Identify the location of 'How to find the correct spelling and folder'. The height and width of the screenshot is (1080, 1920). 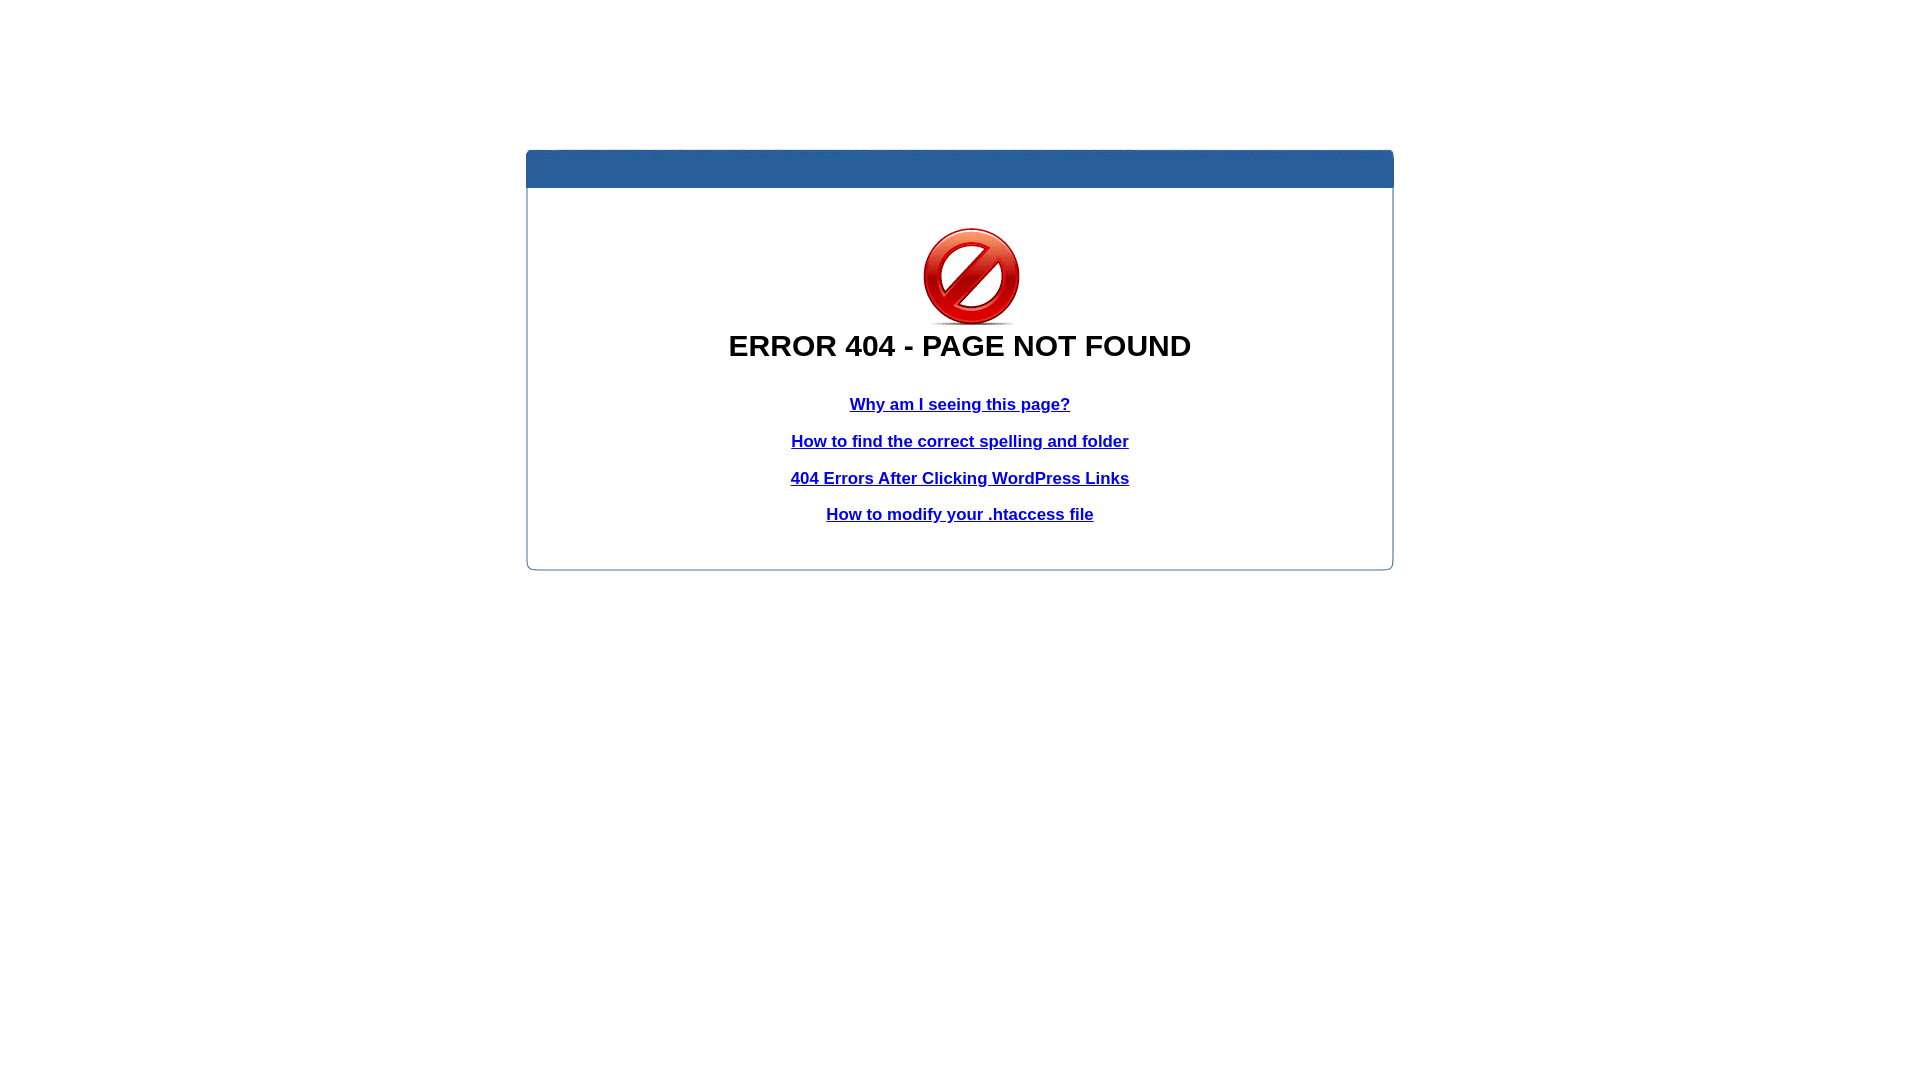
(960, 440).